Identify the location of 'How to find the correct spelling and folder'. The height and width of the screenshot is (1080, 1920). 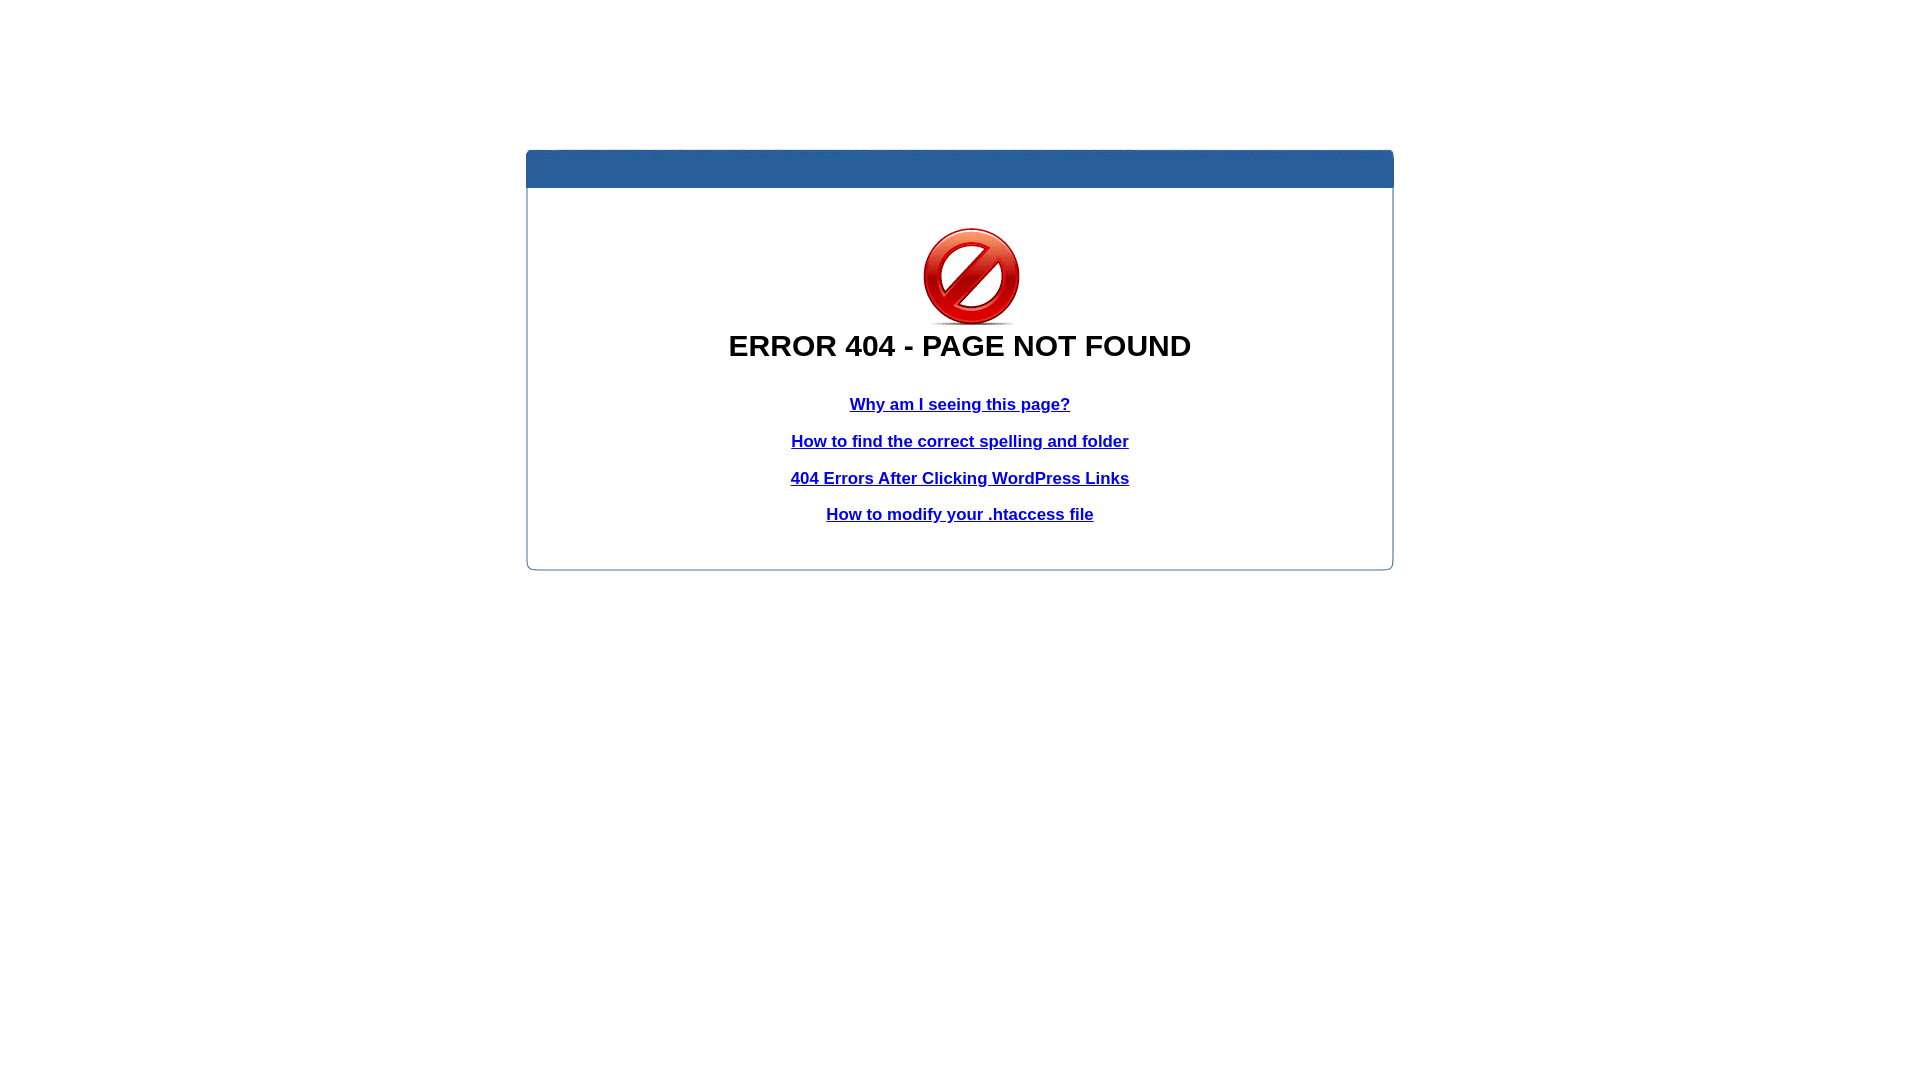
(960, 440).